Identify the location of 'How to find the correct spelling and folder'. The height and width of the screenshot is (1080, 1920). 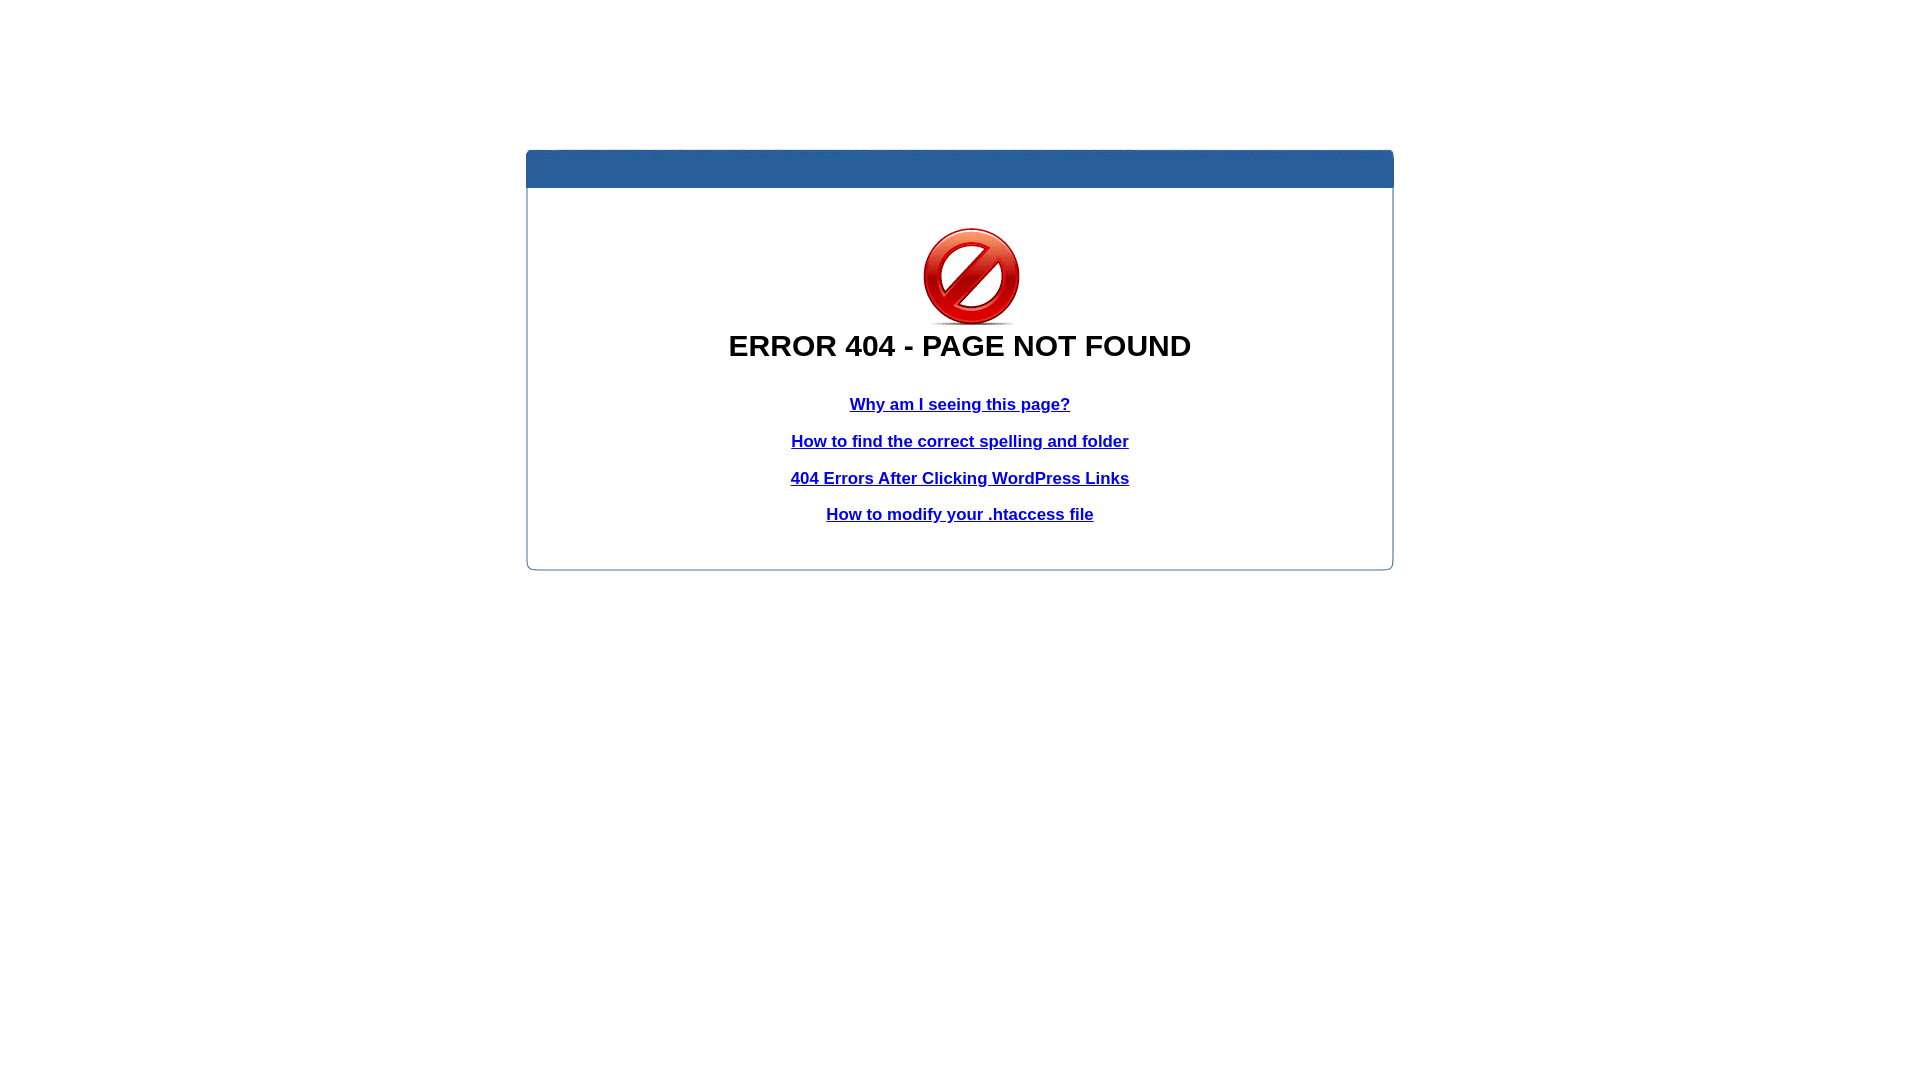
(960, 440).